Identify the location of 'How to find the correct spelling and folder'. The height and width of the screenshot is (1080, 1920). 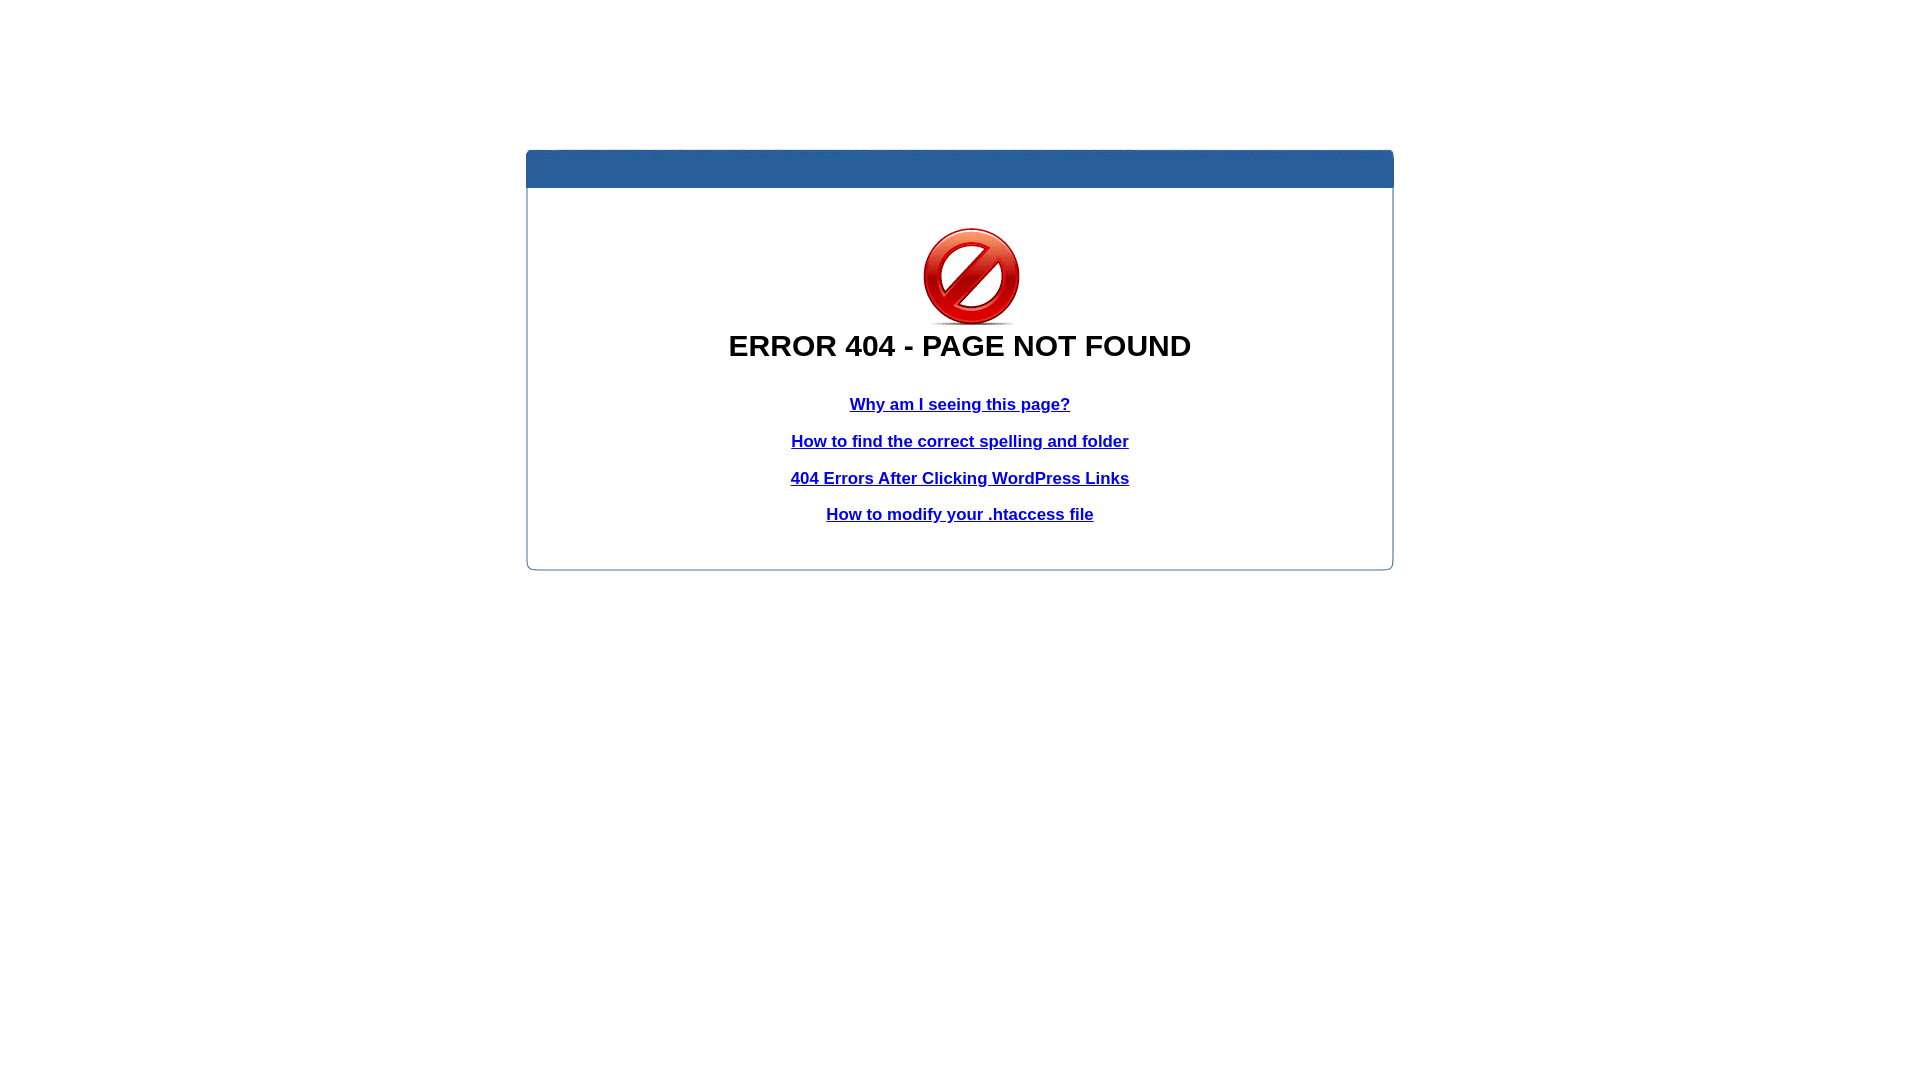
(960, 440).